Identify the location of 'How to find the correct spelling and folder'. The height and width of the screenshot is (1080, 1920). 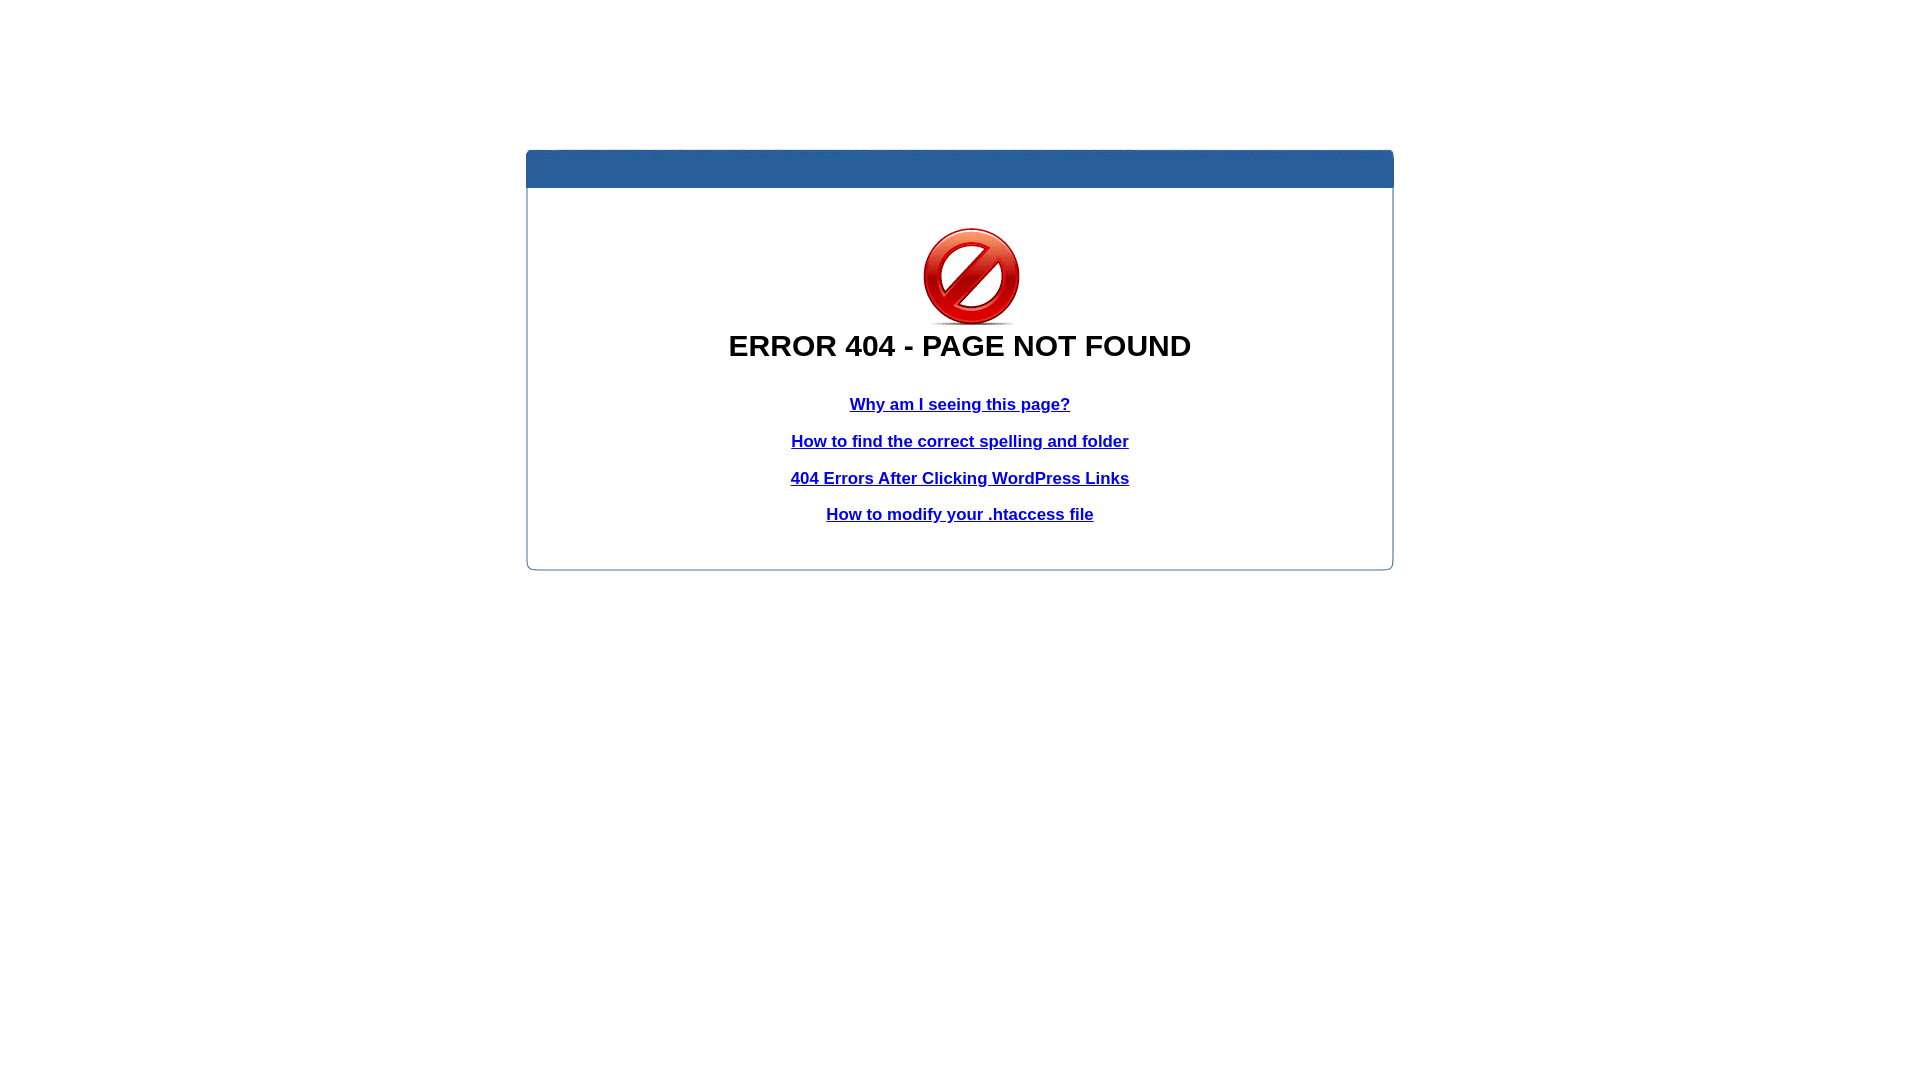
(960, 440).